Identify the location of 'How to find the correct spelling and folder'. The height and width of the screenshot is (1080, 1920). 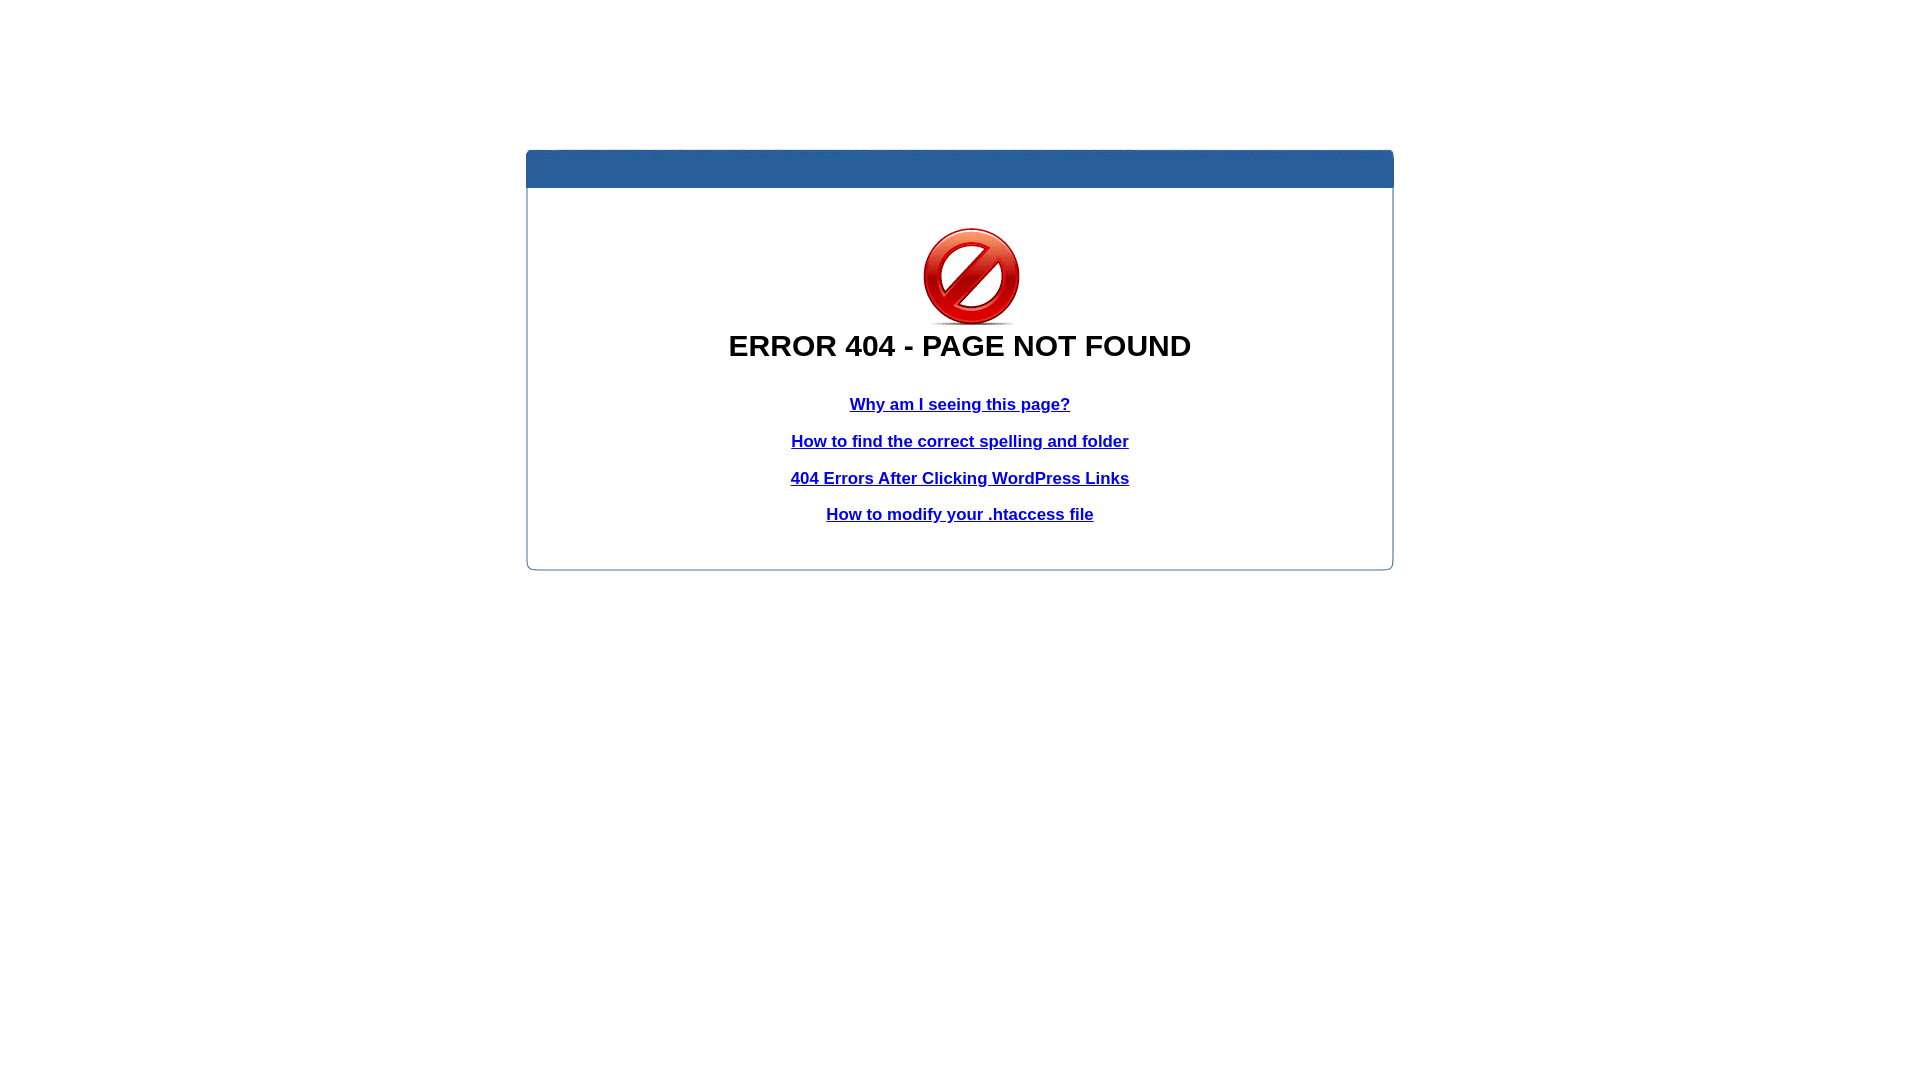
(960, 440).